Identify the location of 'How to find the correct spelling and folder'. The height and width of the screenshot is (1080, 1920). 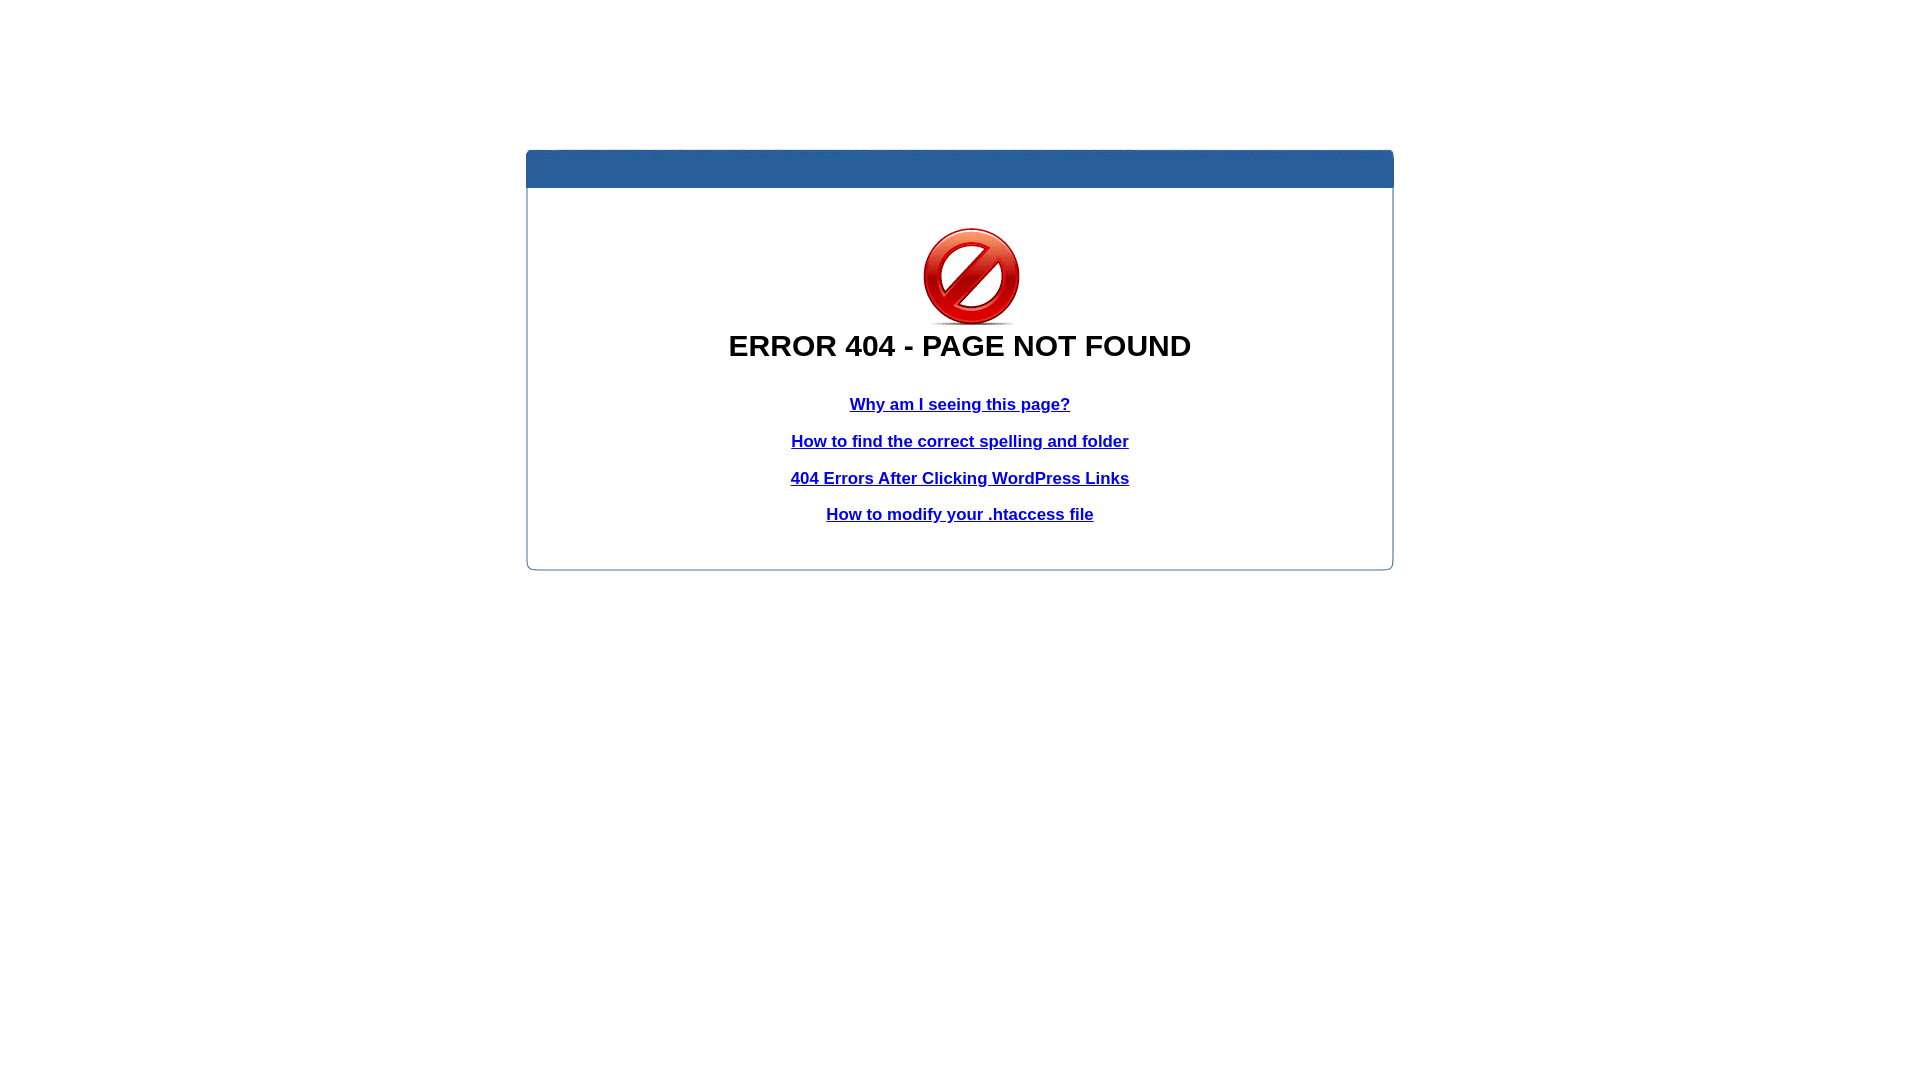
(960, 440).